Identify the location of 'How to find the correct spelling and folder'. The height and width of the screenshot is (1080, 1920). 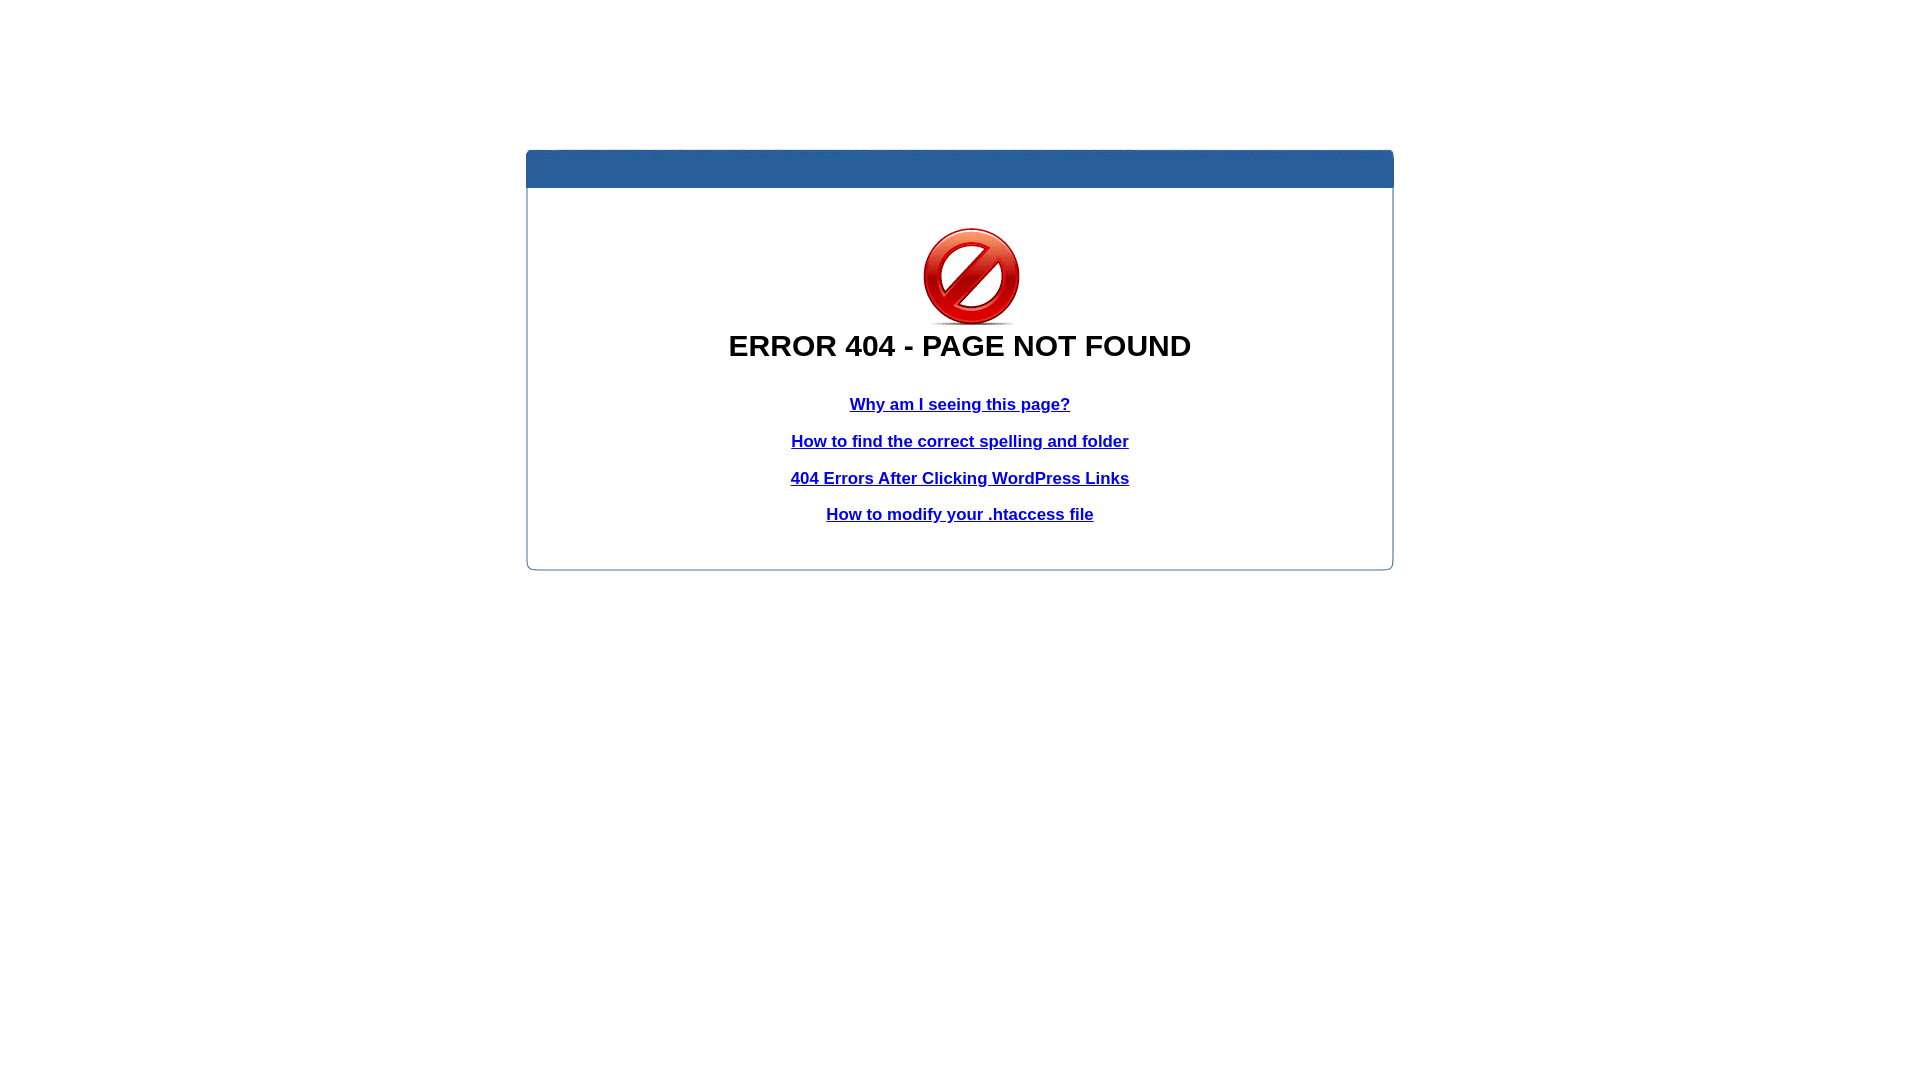
(960, 440).